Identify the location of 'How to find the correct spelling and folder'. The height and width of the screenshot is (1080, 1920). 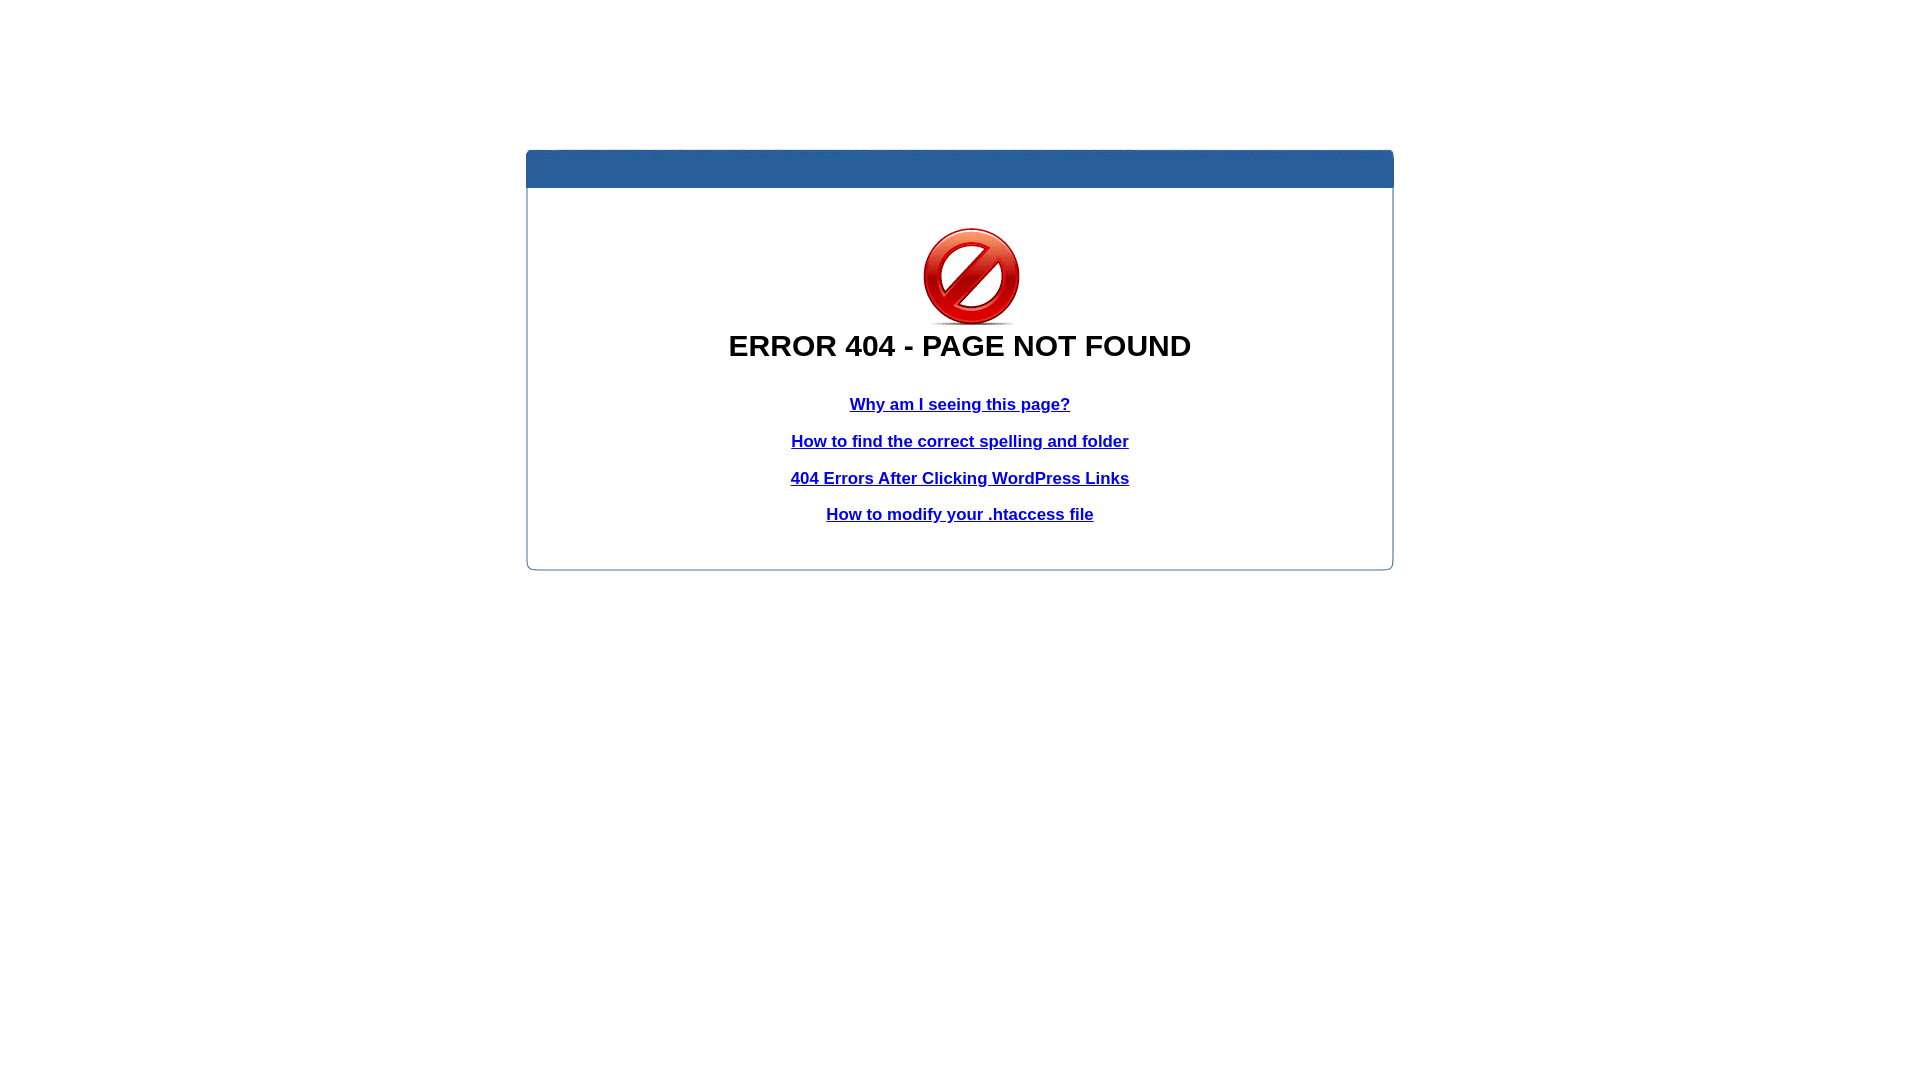
(960, 440).